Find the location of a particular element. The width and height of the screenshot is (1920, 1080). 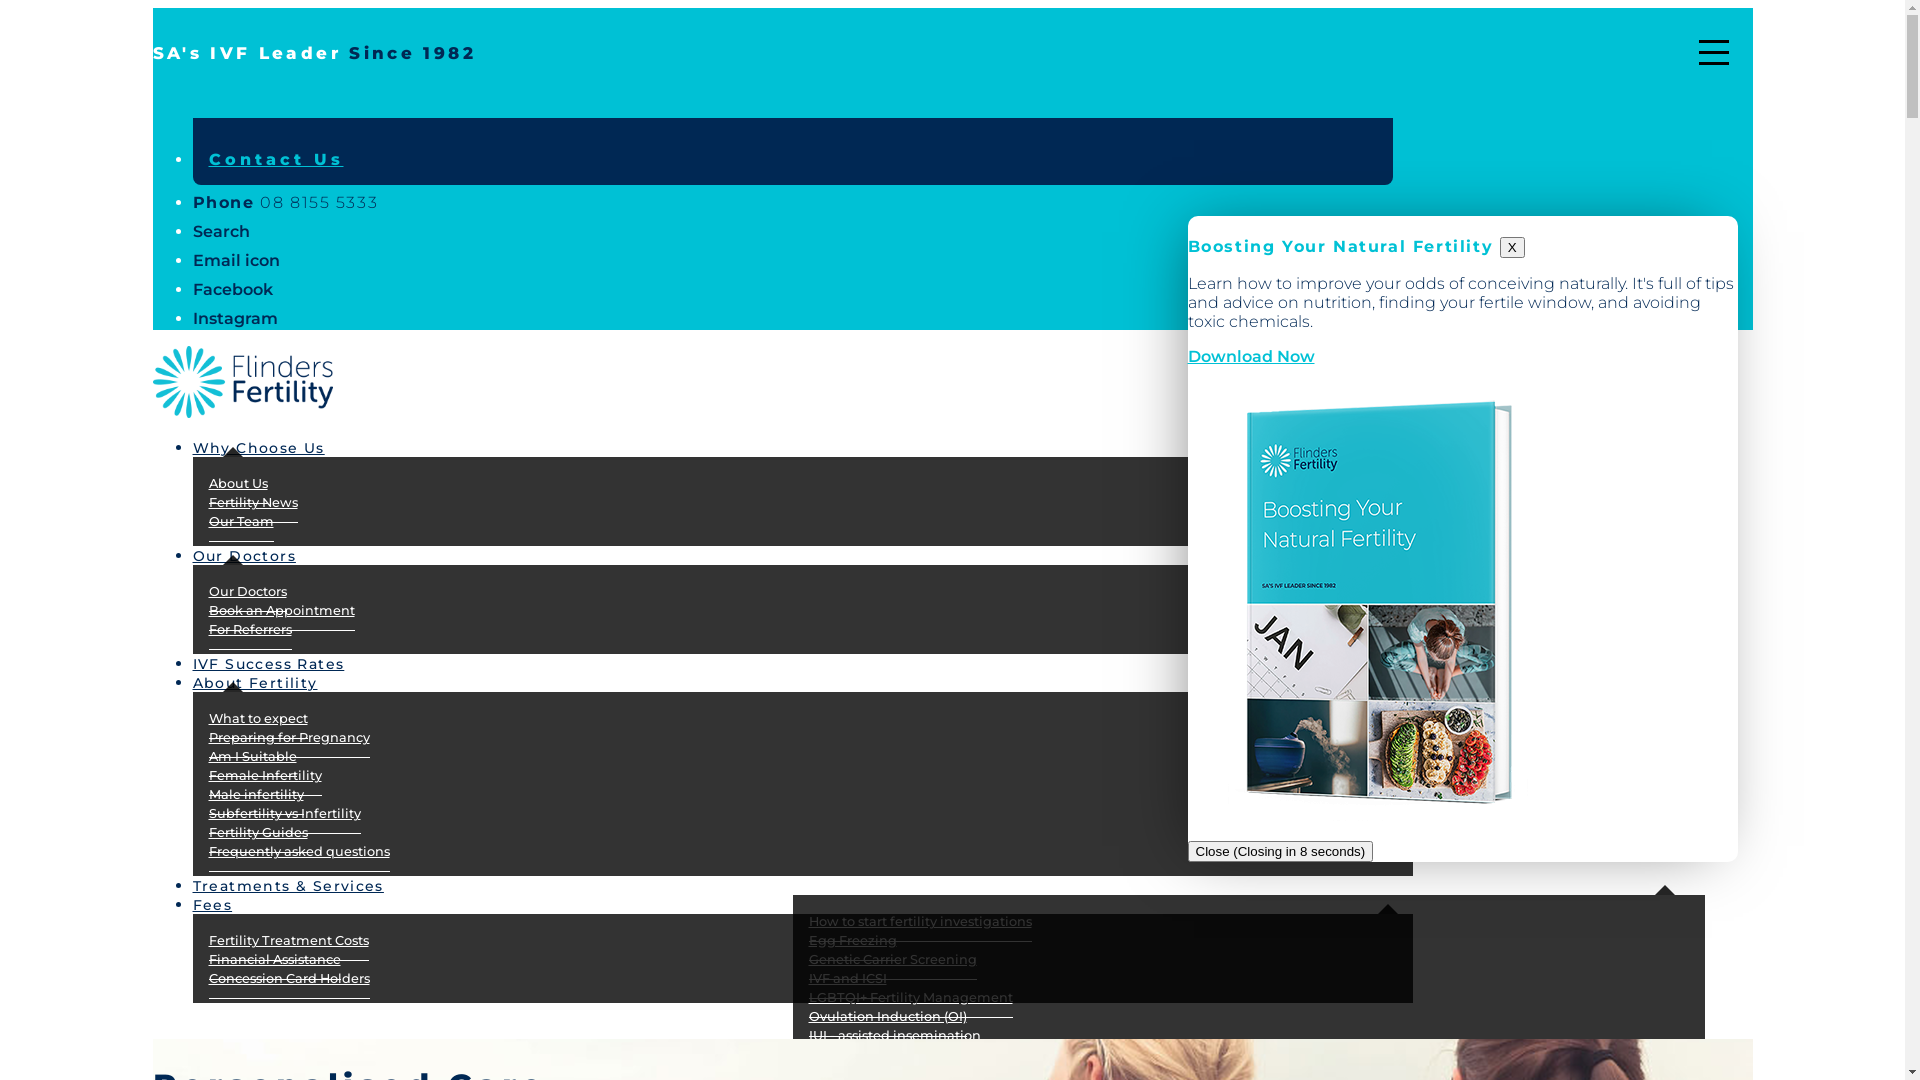

'Facebook' is located at coordinates (231, 289).